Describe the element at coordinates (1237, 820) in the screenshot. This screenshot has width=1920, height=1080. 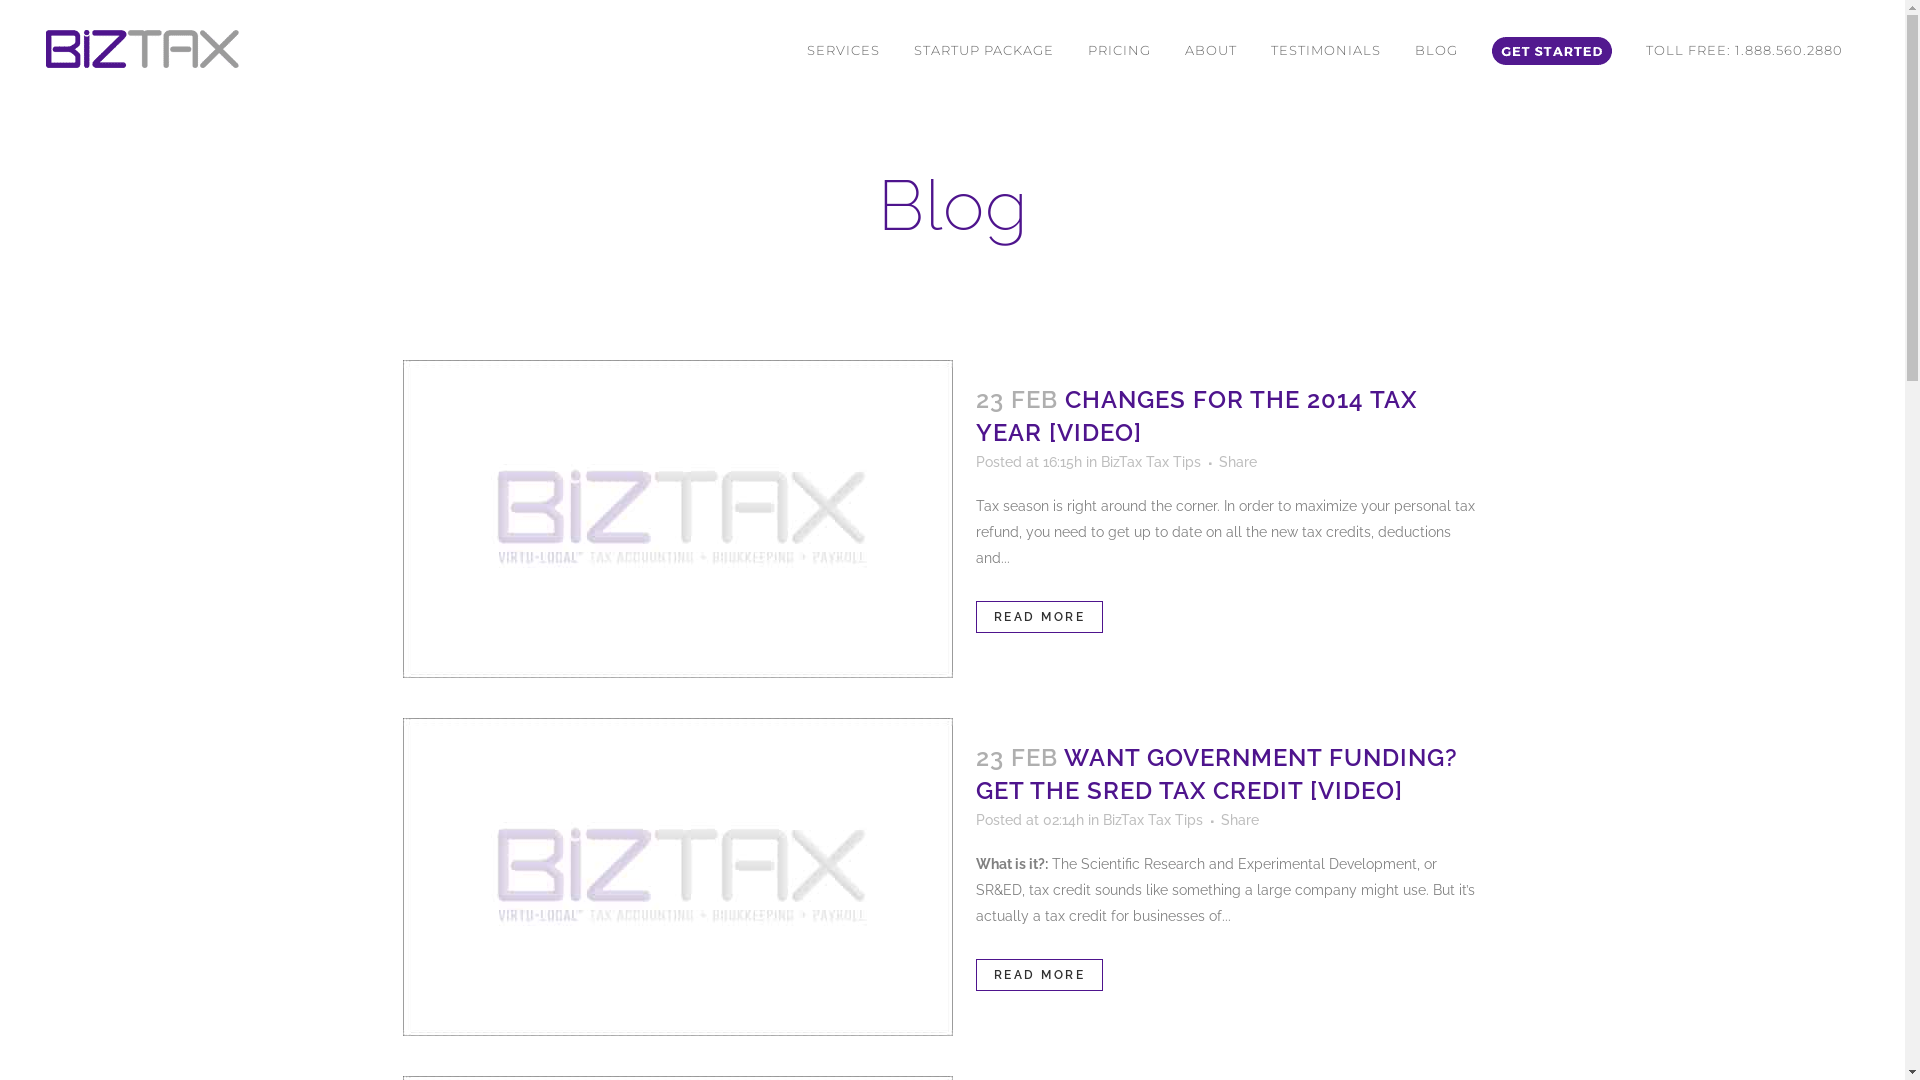
I see `'Share'` at that location.